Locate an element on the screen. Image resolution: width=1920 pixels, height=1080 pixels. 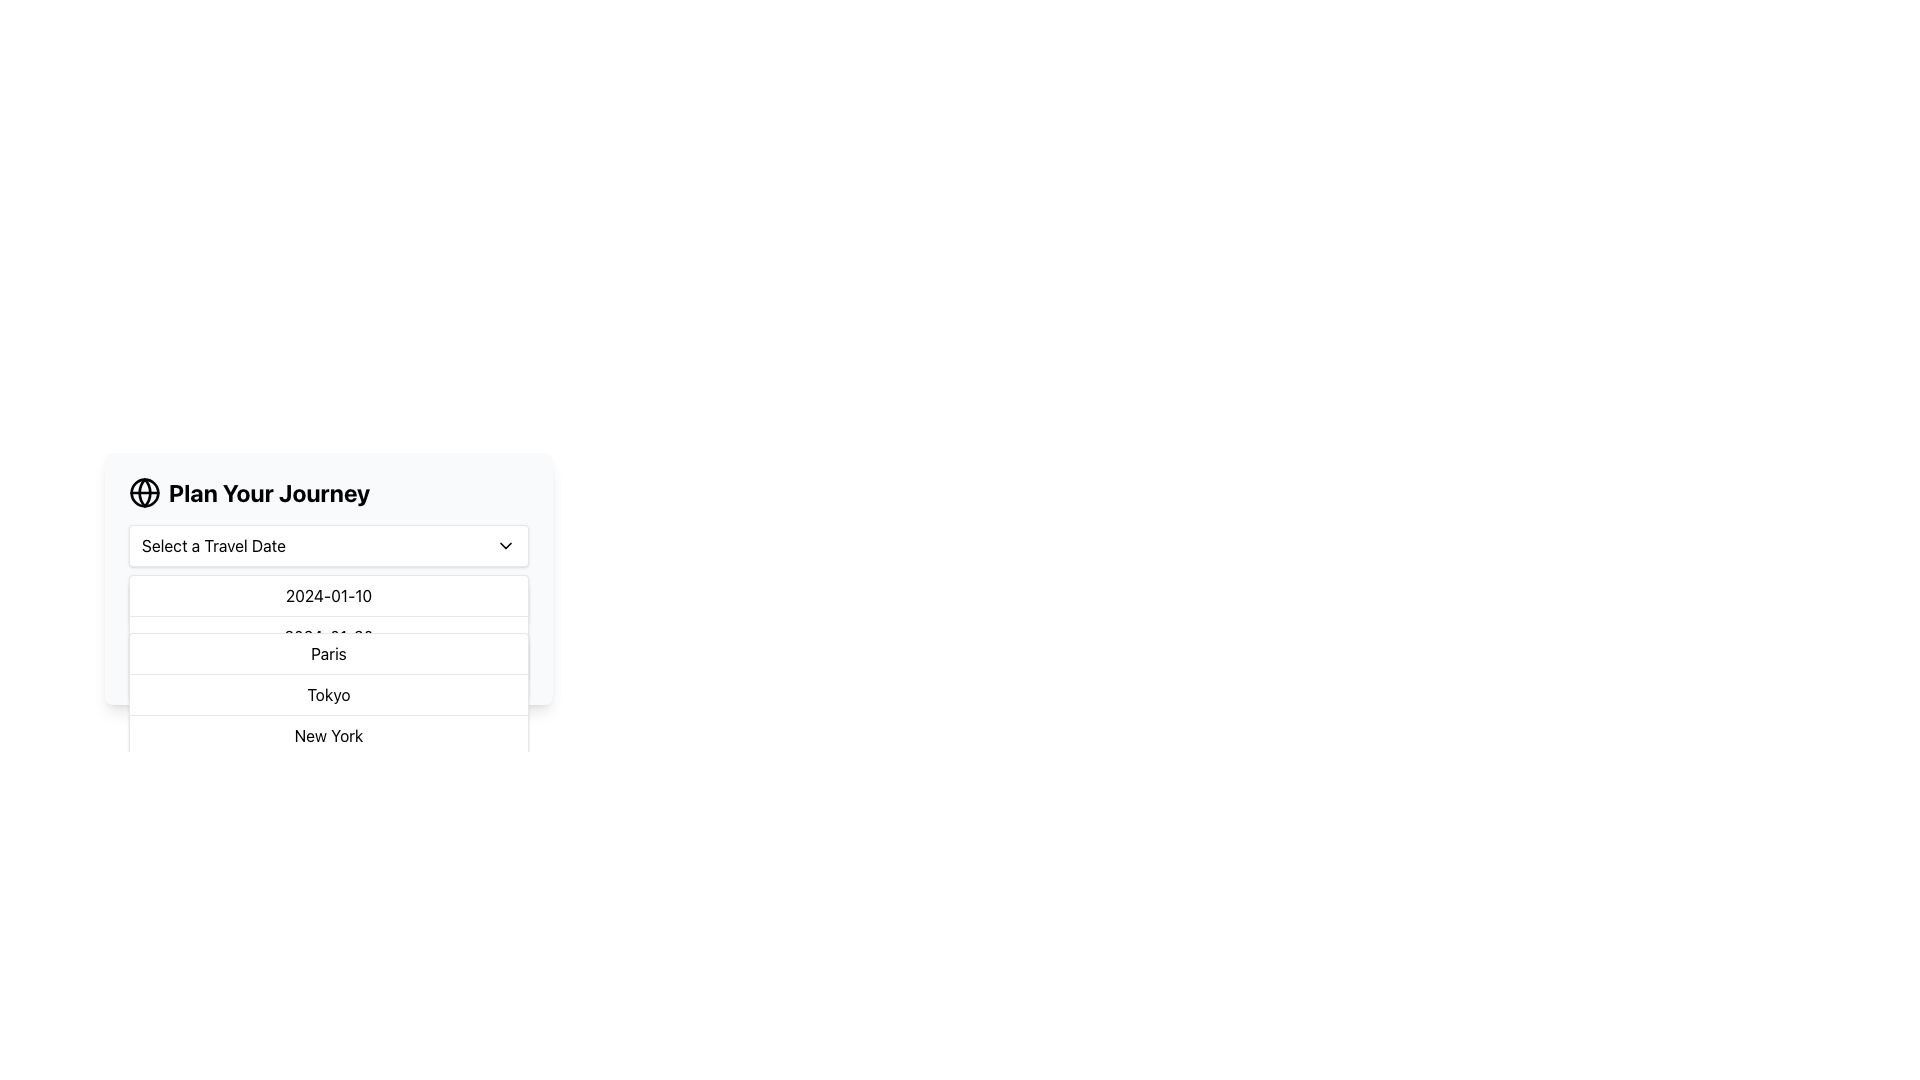
the first selectable date option in the dropdown menu for choosing a travel date, located centrally below the 'Select a Travel Date' input field is located at coordinates (329, 595).